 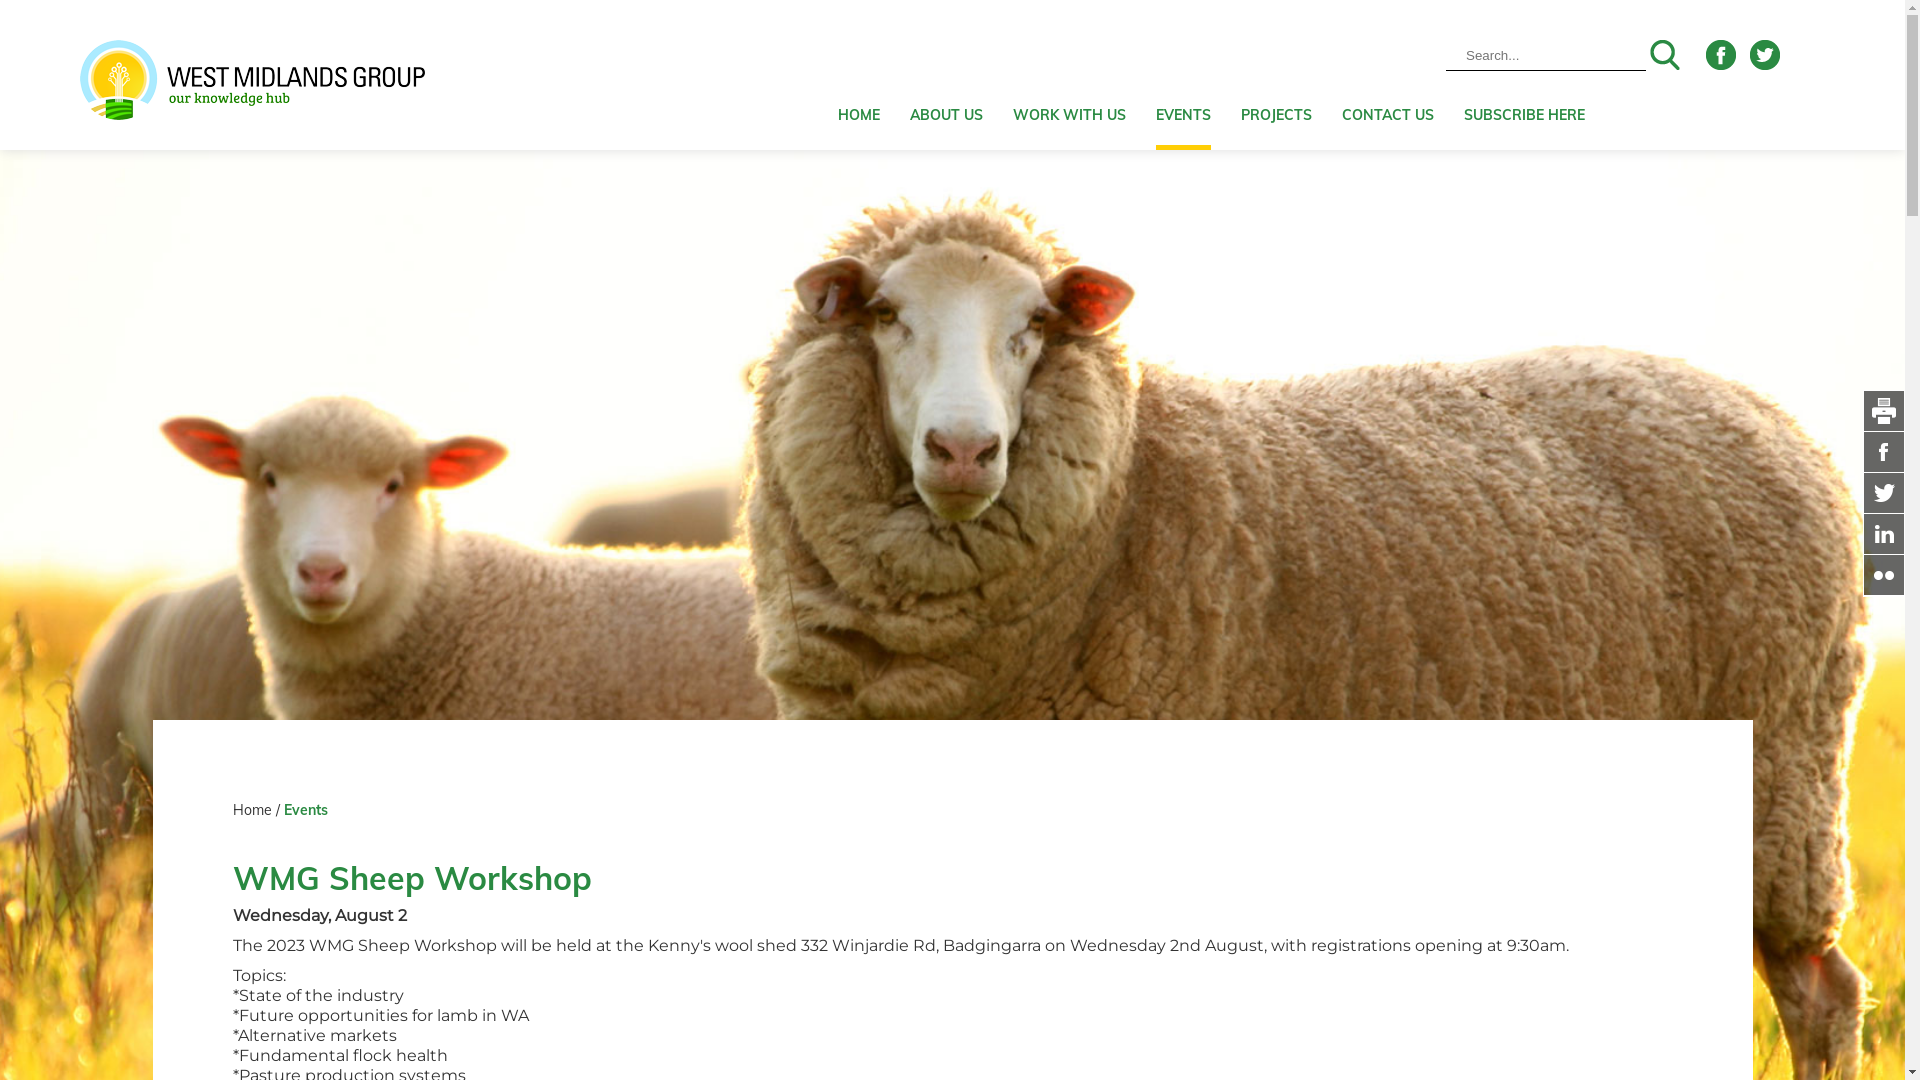 I want to click on 'Events', so click(x=305, y=810).